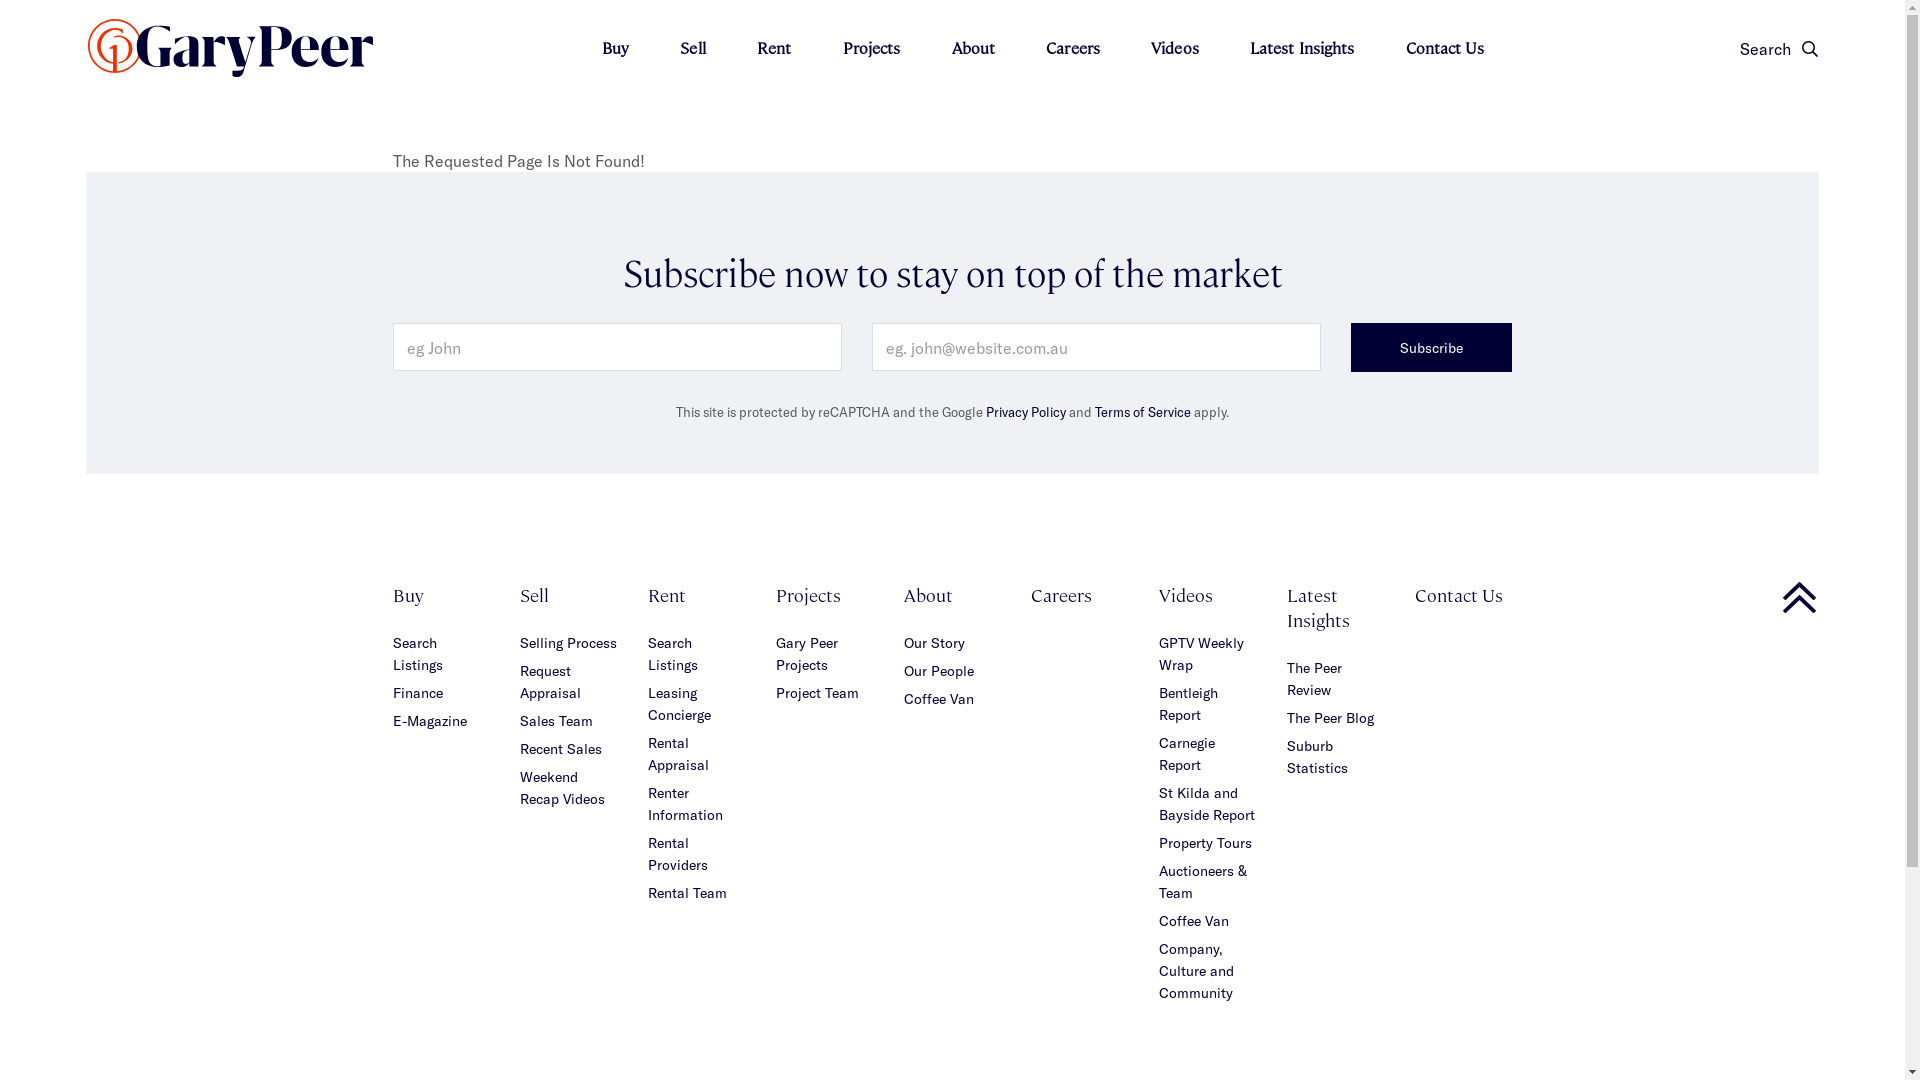  What do you see at coordinates (775, 691) in the screenshot?
I see `'Project Team'` at bounding box center [775, 691].